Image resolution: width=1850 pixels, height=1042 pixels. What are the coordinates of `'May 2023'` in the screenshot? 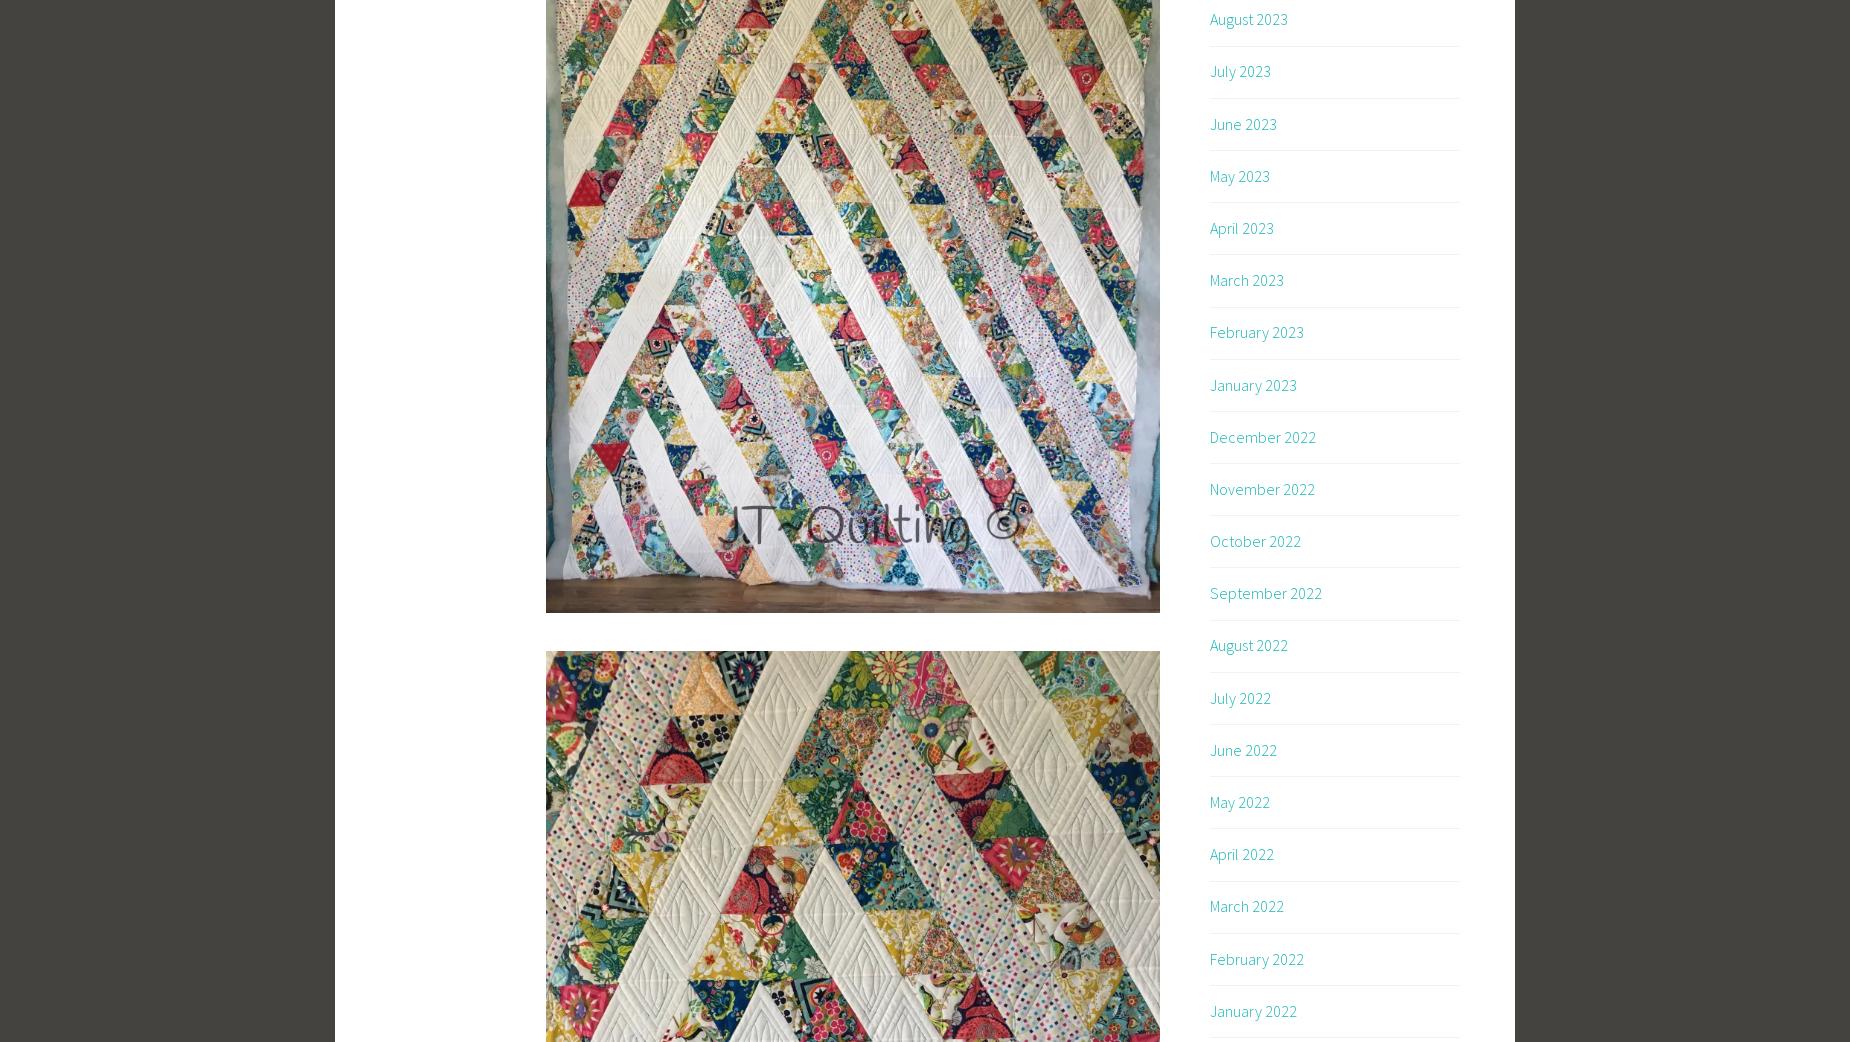 It's located at (1239, 173).